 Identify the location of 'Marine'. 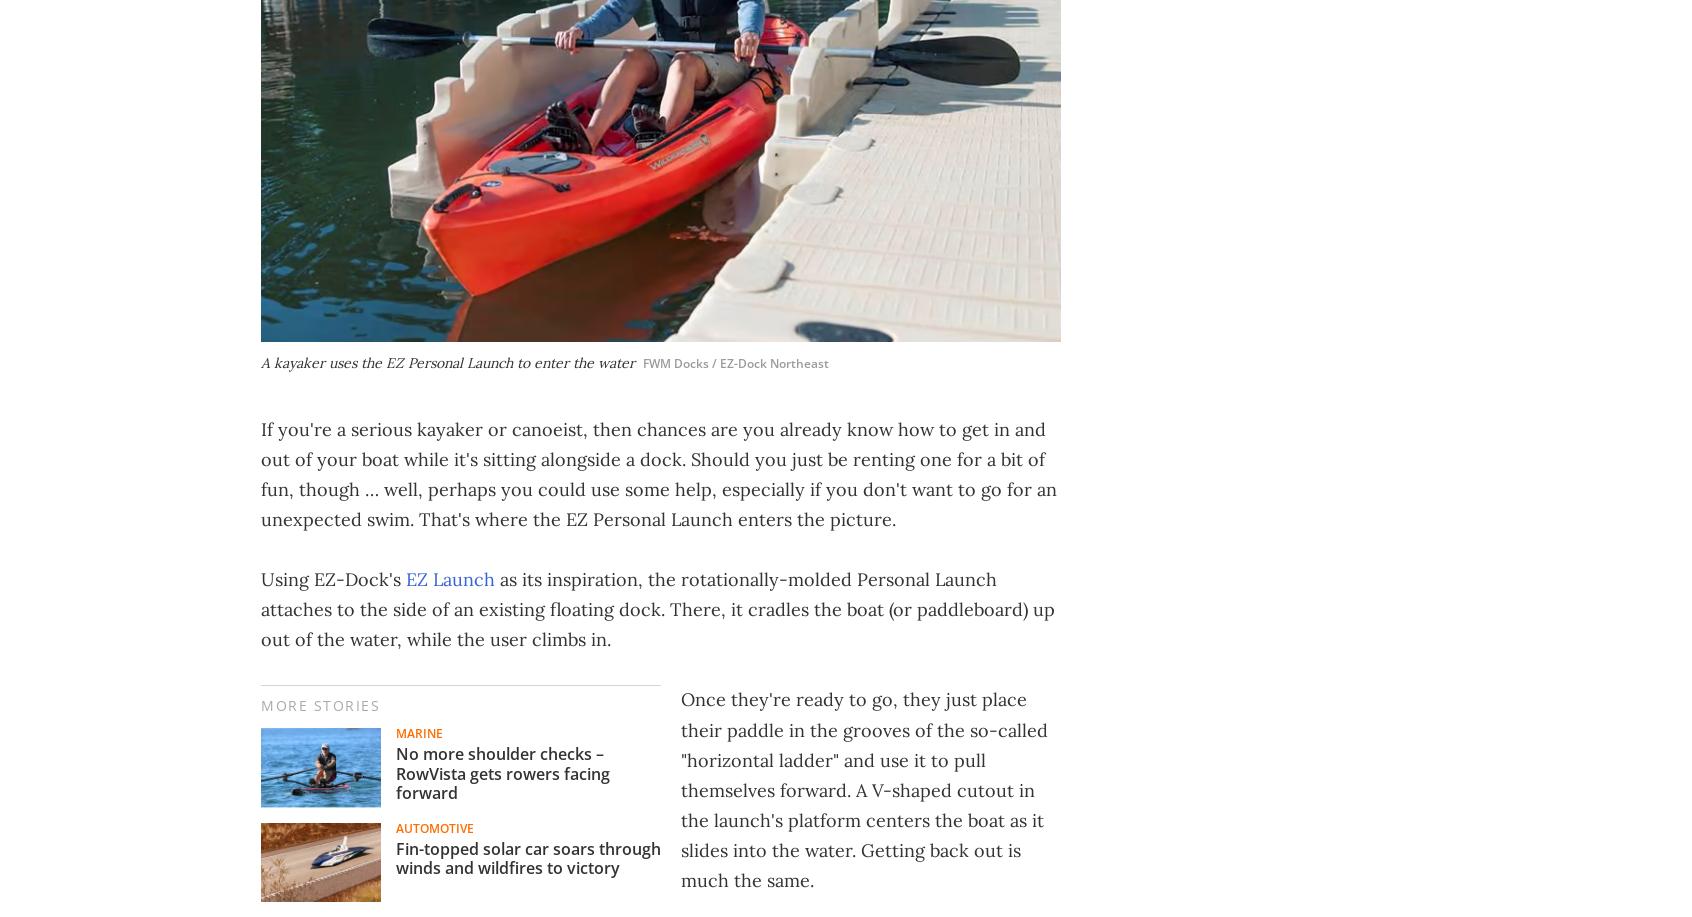
(419, 732).